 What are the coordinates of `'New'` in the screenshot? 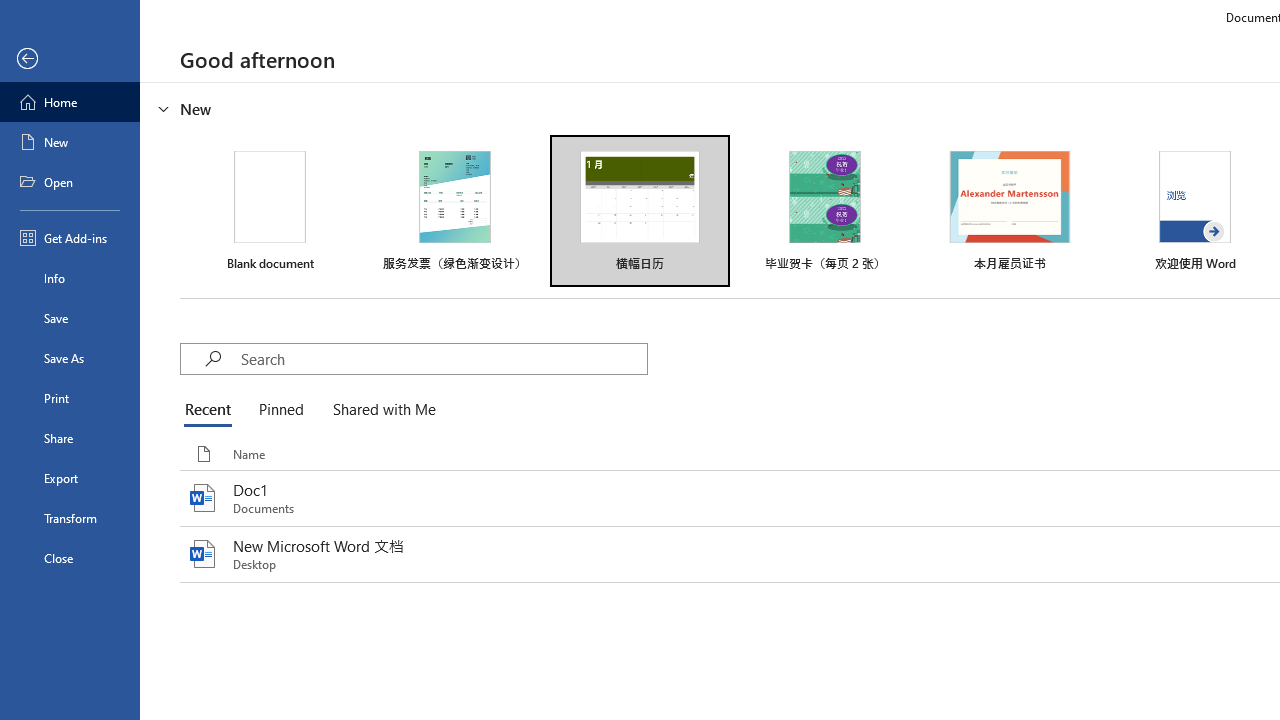 It's located at (69, 140).